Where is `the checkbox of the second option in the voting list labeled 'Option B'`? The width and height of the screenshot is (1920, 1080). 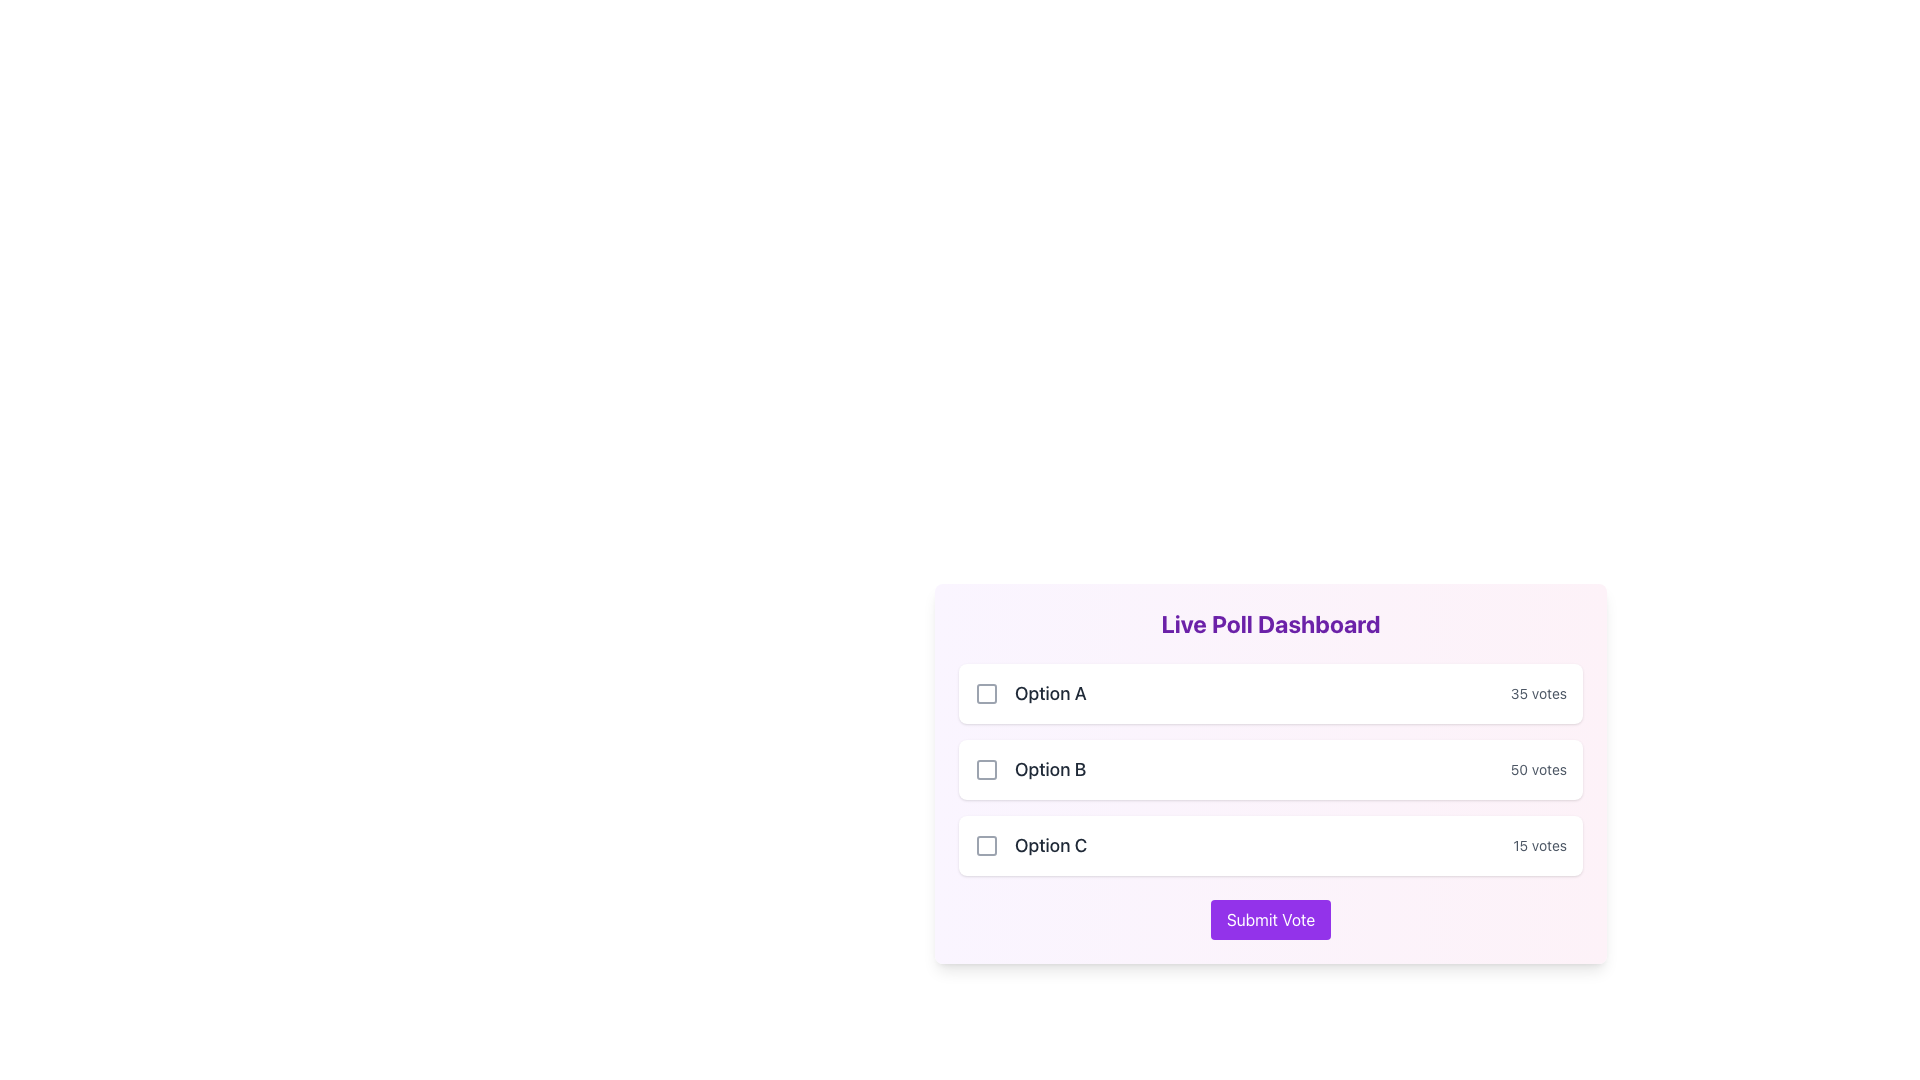
the checkbox of the second option in the voting list labeled 'Option B' is located at coordinates (1270, 769).